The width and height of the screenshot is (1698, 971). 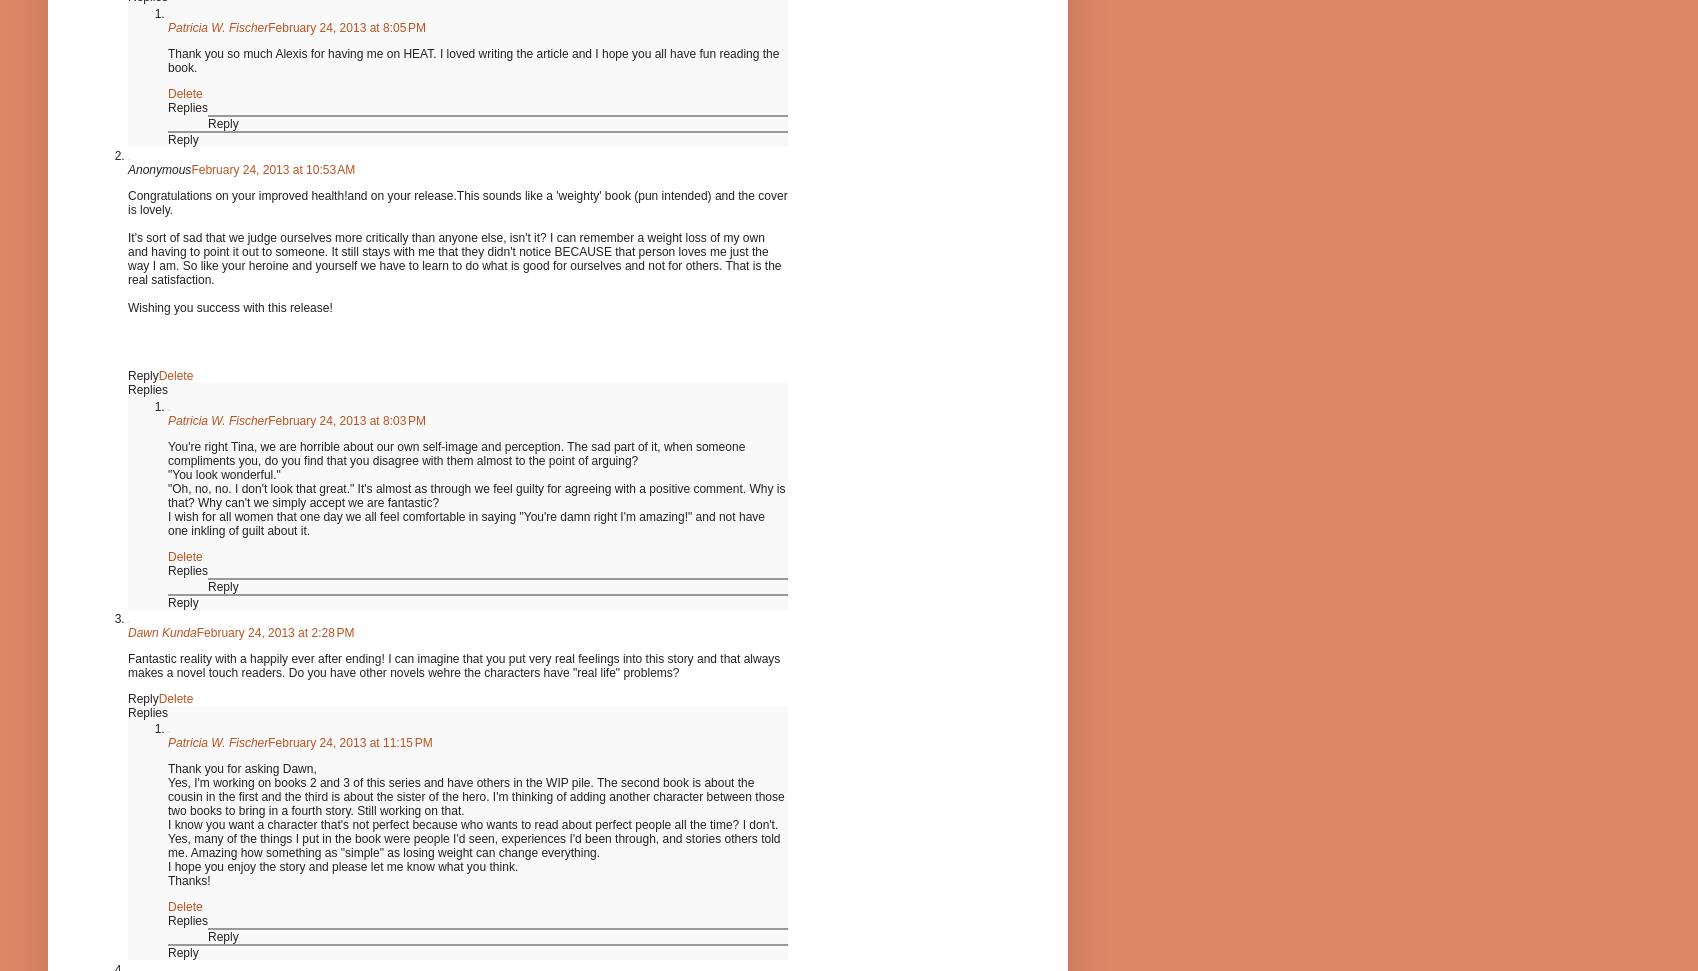 I want to click on 'Anonymous', so click(x=158, y=169).